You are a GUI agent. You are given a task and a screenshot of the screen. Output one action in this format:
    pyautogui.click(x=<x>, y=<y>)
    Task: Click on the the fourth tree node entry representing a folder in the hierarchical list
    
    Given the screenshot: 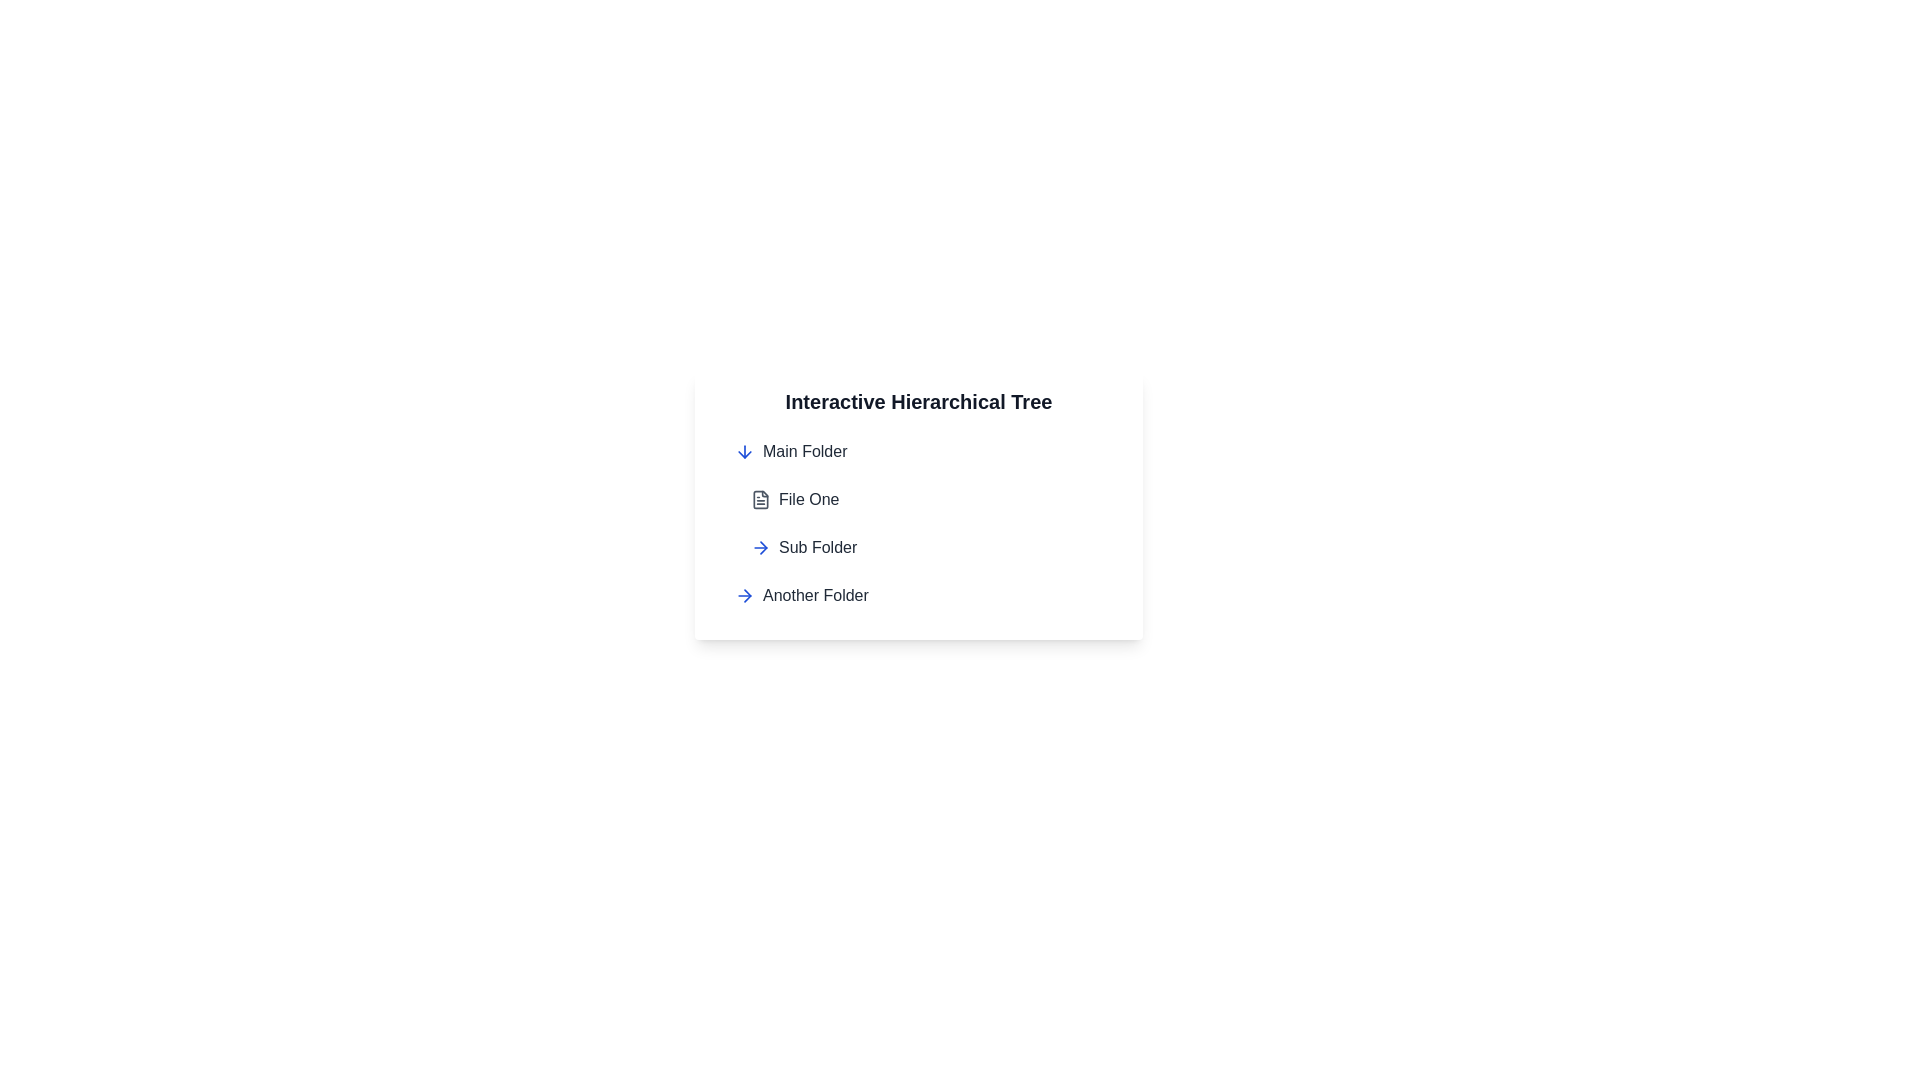 What is the action you would take?
    pyautogui.click(x=925, y=595)
    